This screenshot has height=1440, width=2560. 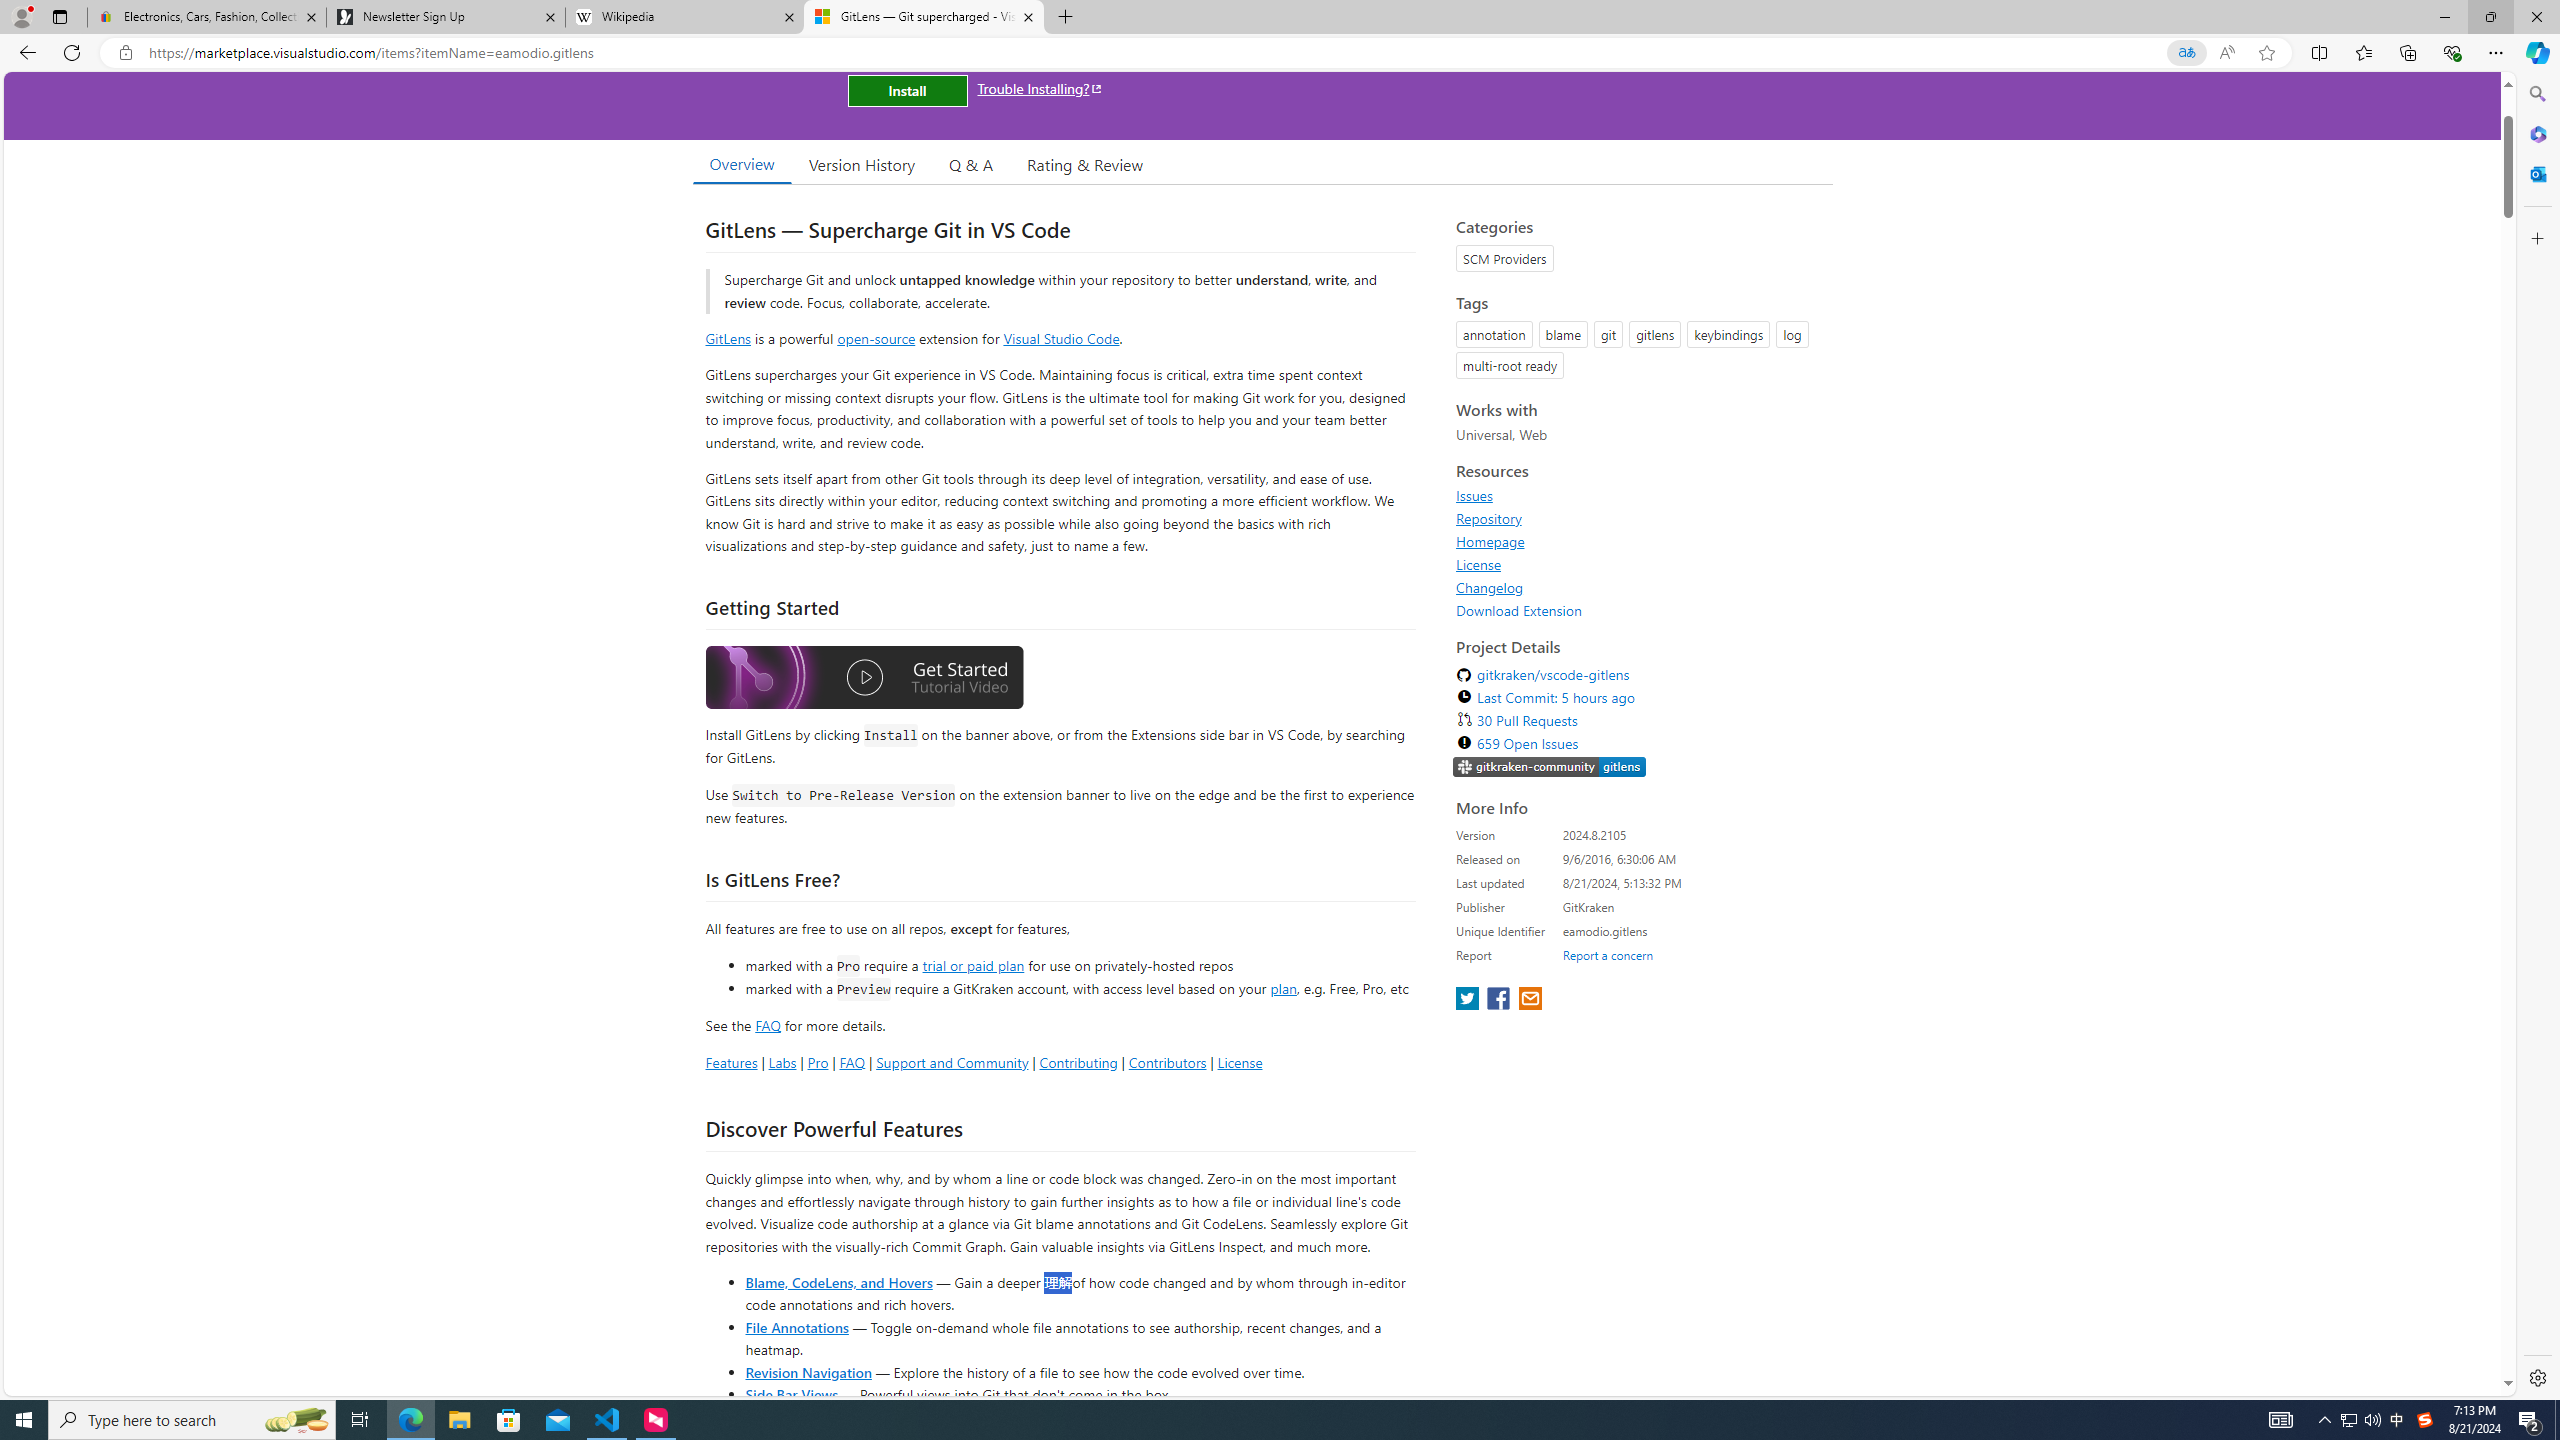 I want to click on 'Minimize', so click(x=2443, y=16).